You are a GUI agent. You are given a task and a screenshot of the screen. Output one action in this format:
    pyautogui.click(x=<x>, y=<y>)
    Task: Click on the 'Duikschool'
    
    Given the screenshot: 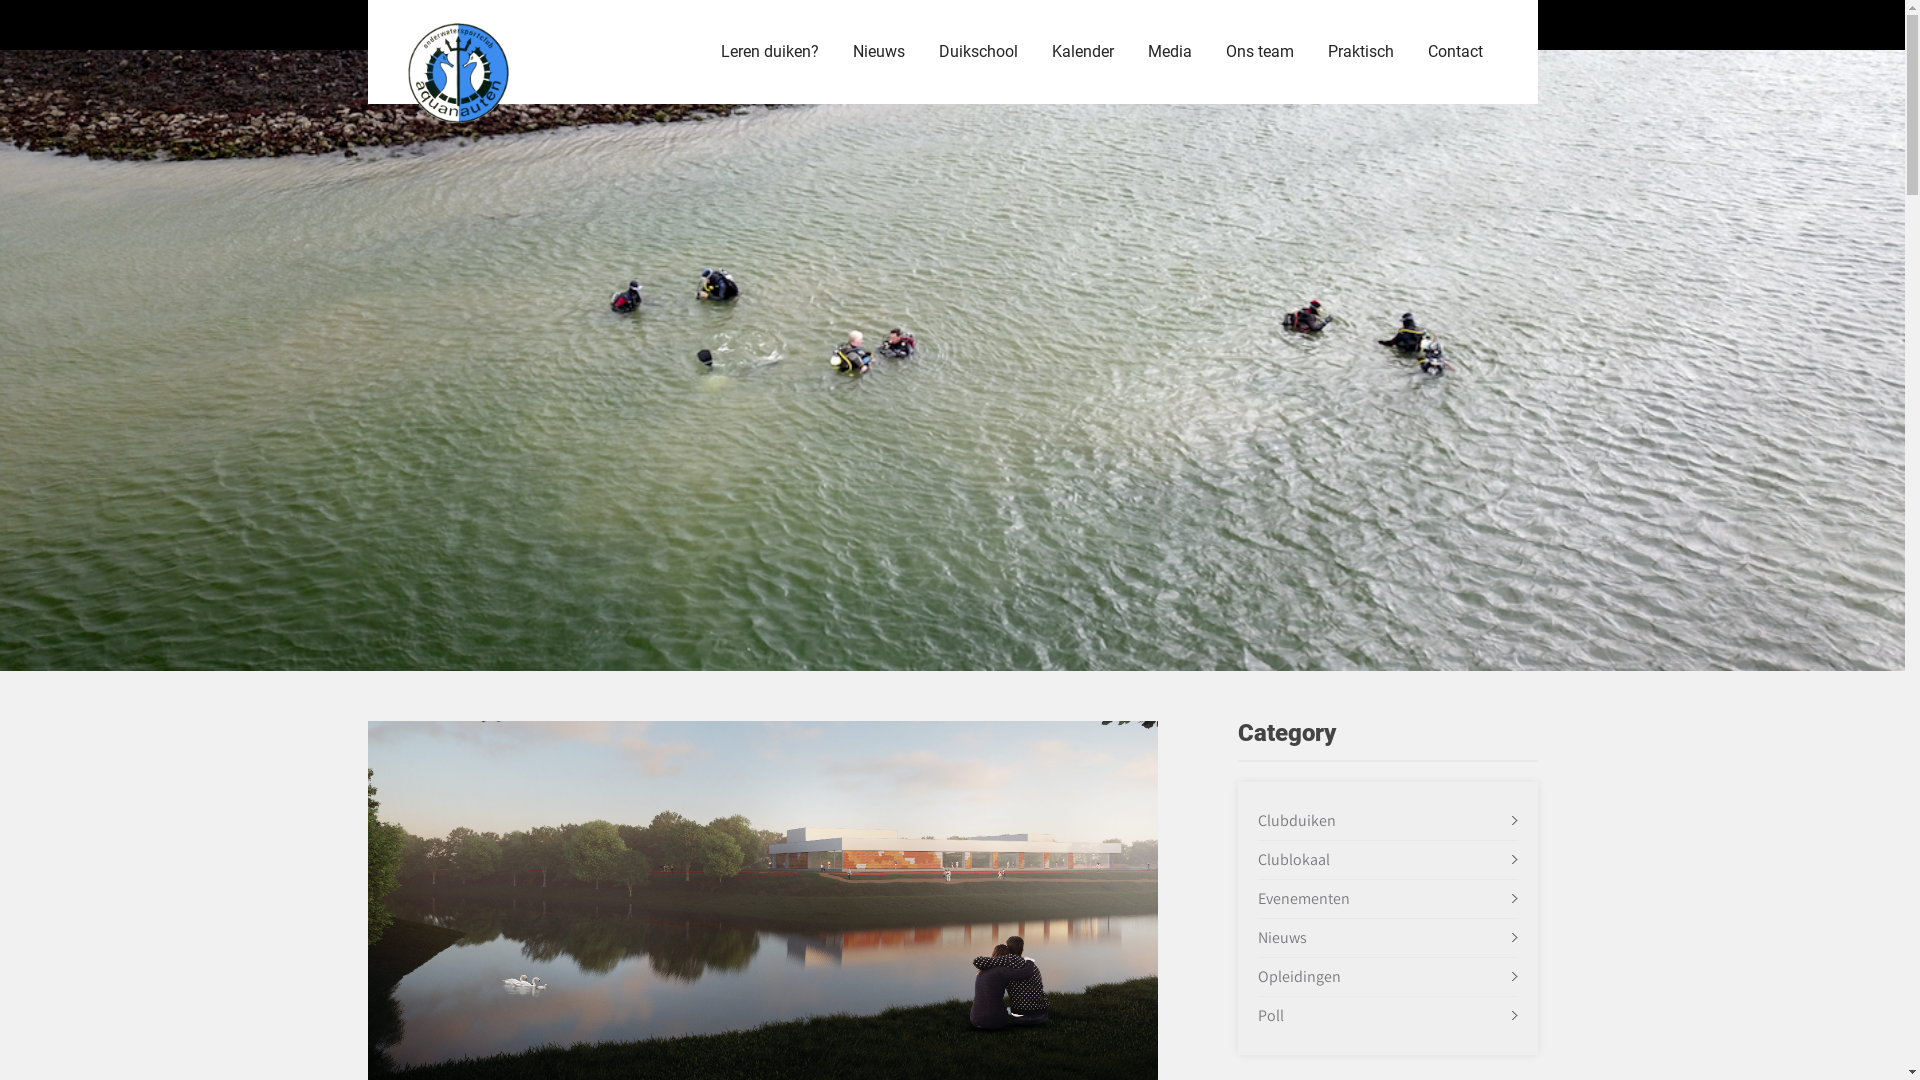 What is the action you would take?
    pyautogui.click(x=978, y=50)
    